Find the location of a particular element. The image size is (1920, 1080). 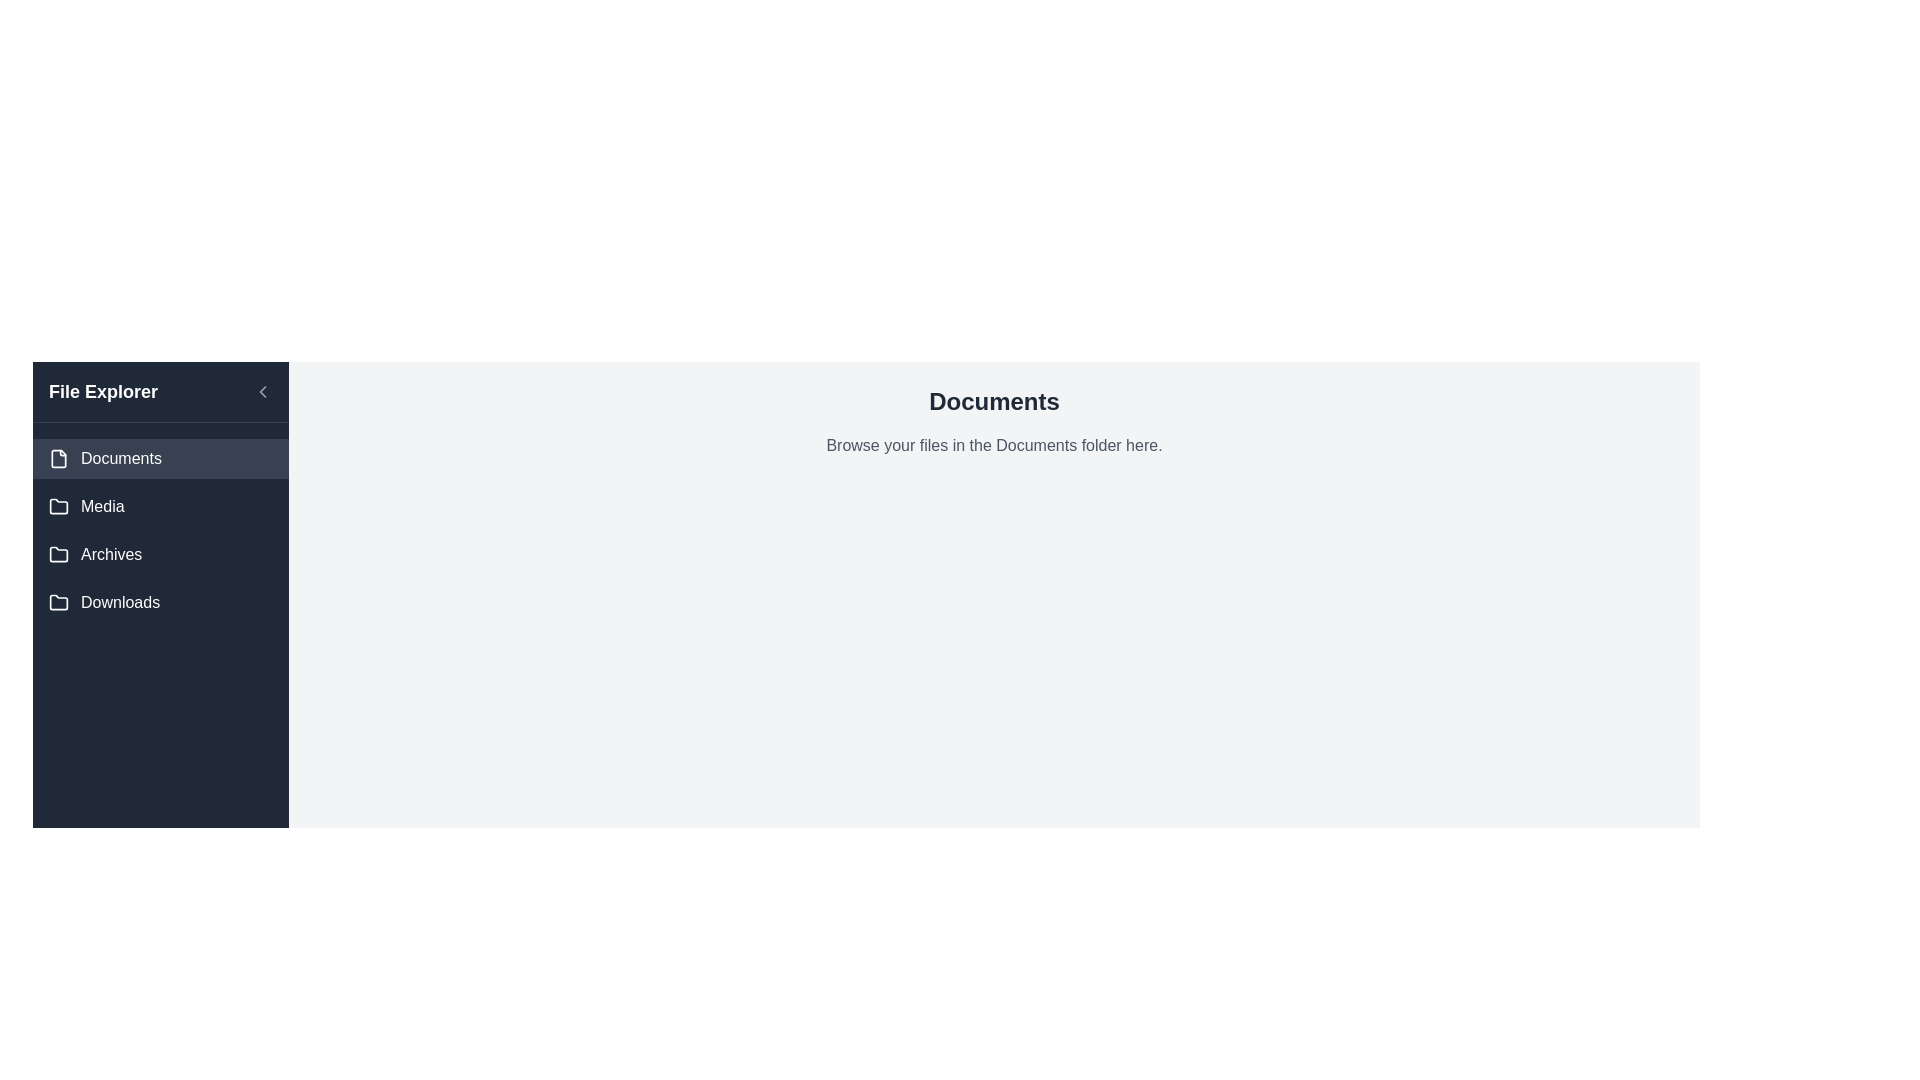

the 'Media' button in the 'File Explorer' sidebar is located at coordinates (161, 530).